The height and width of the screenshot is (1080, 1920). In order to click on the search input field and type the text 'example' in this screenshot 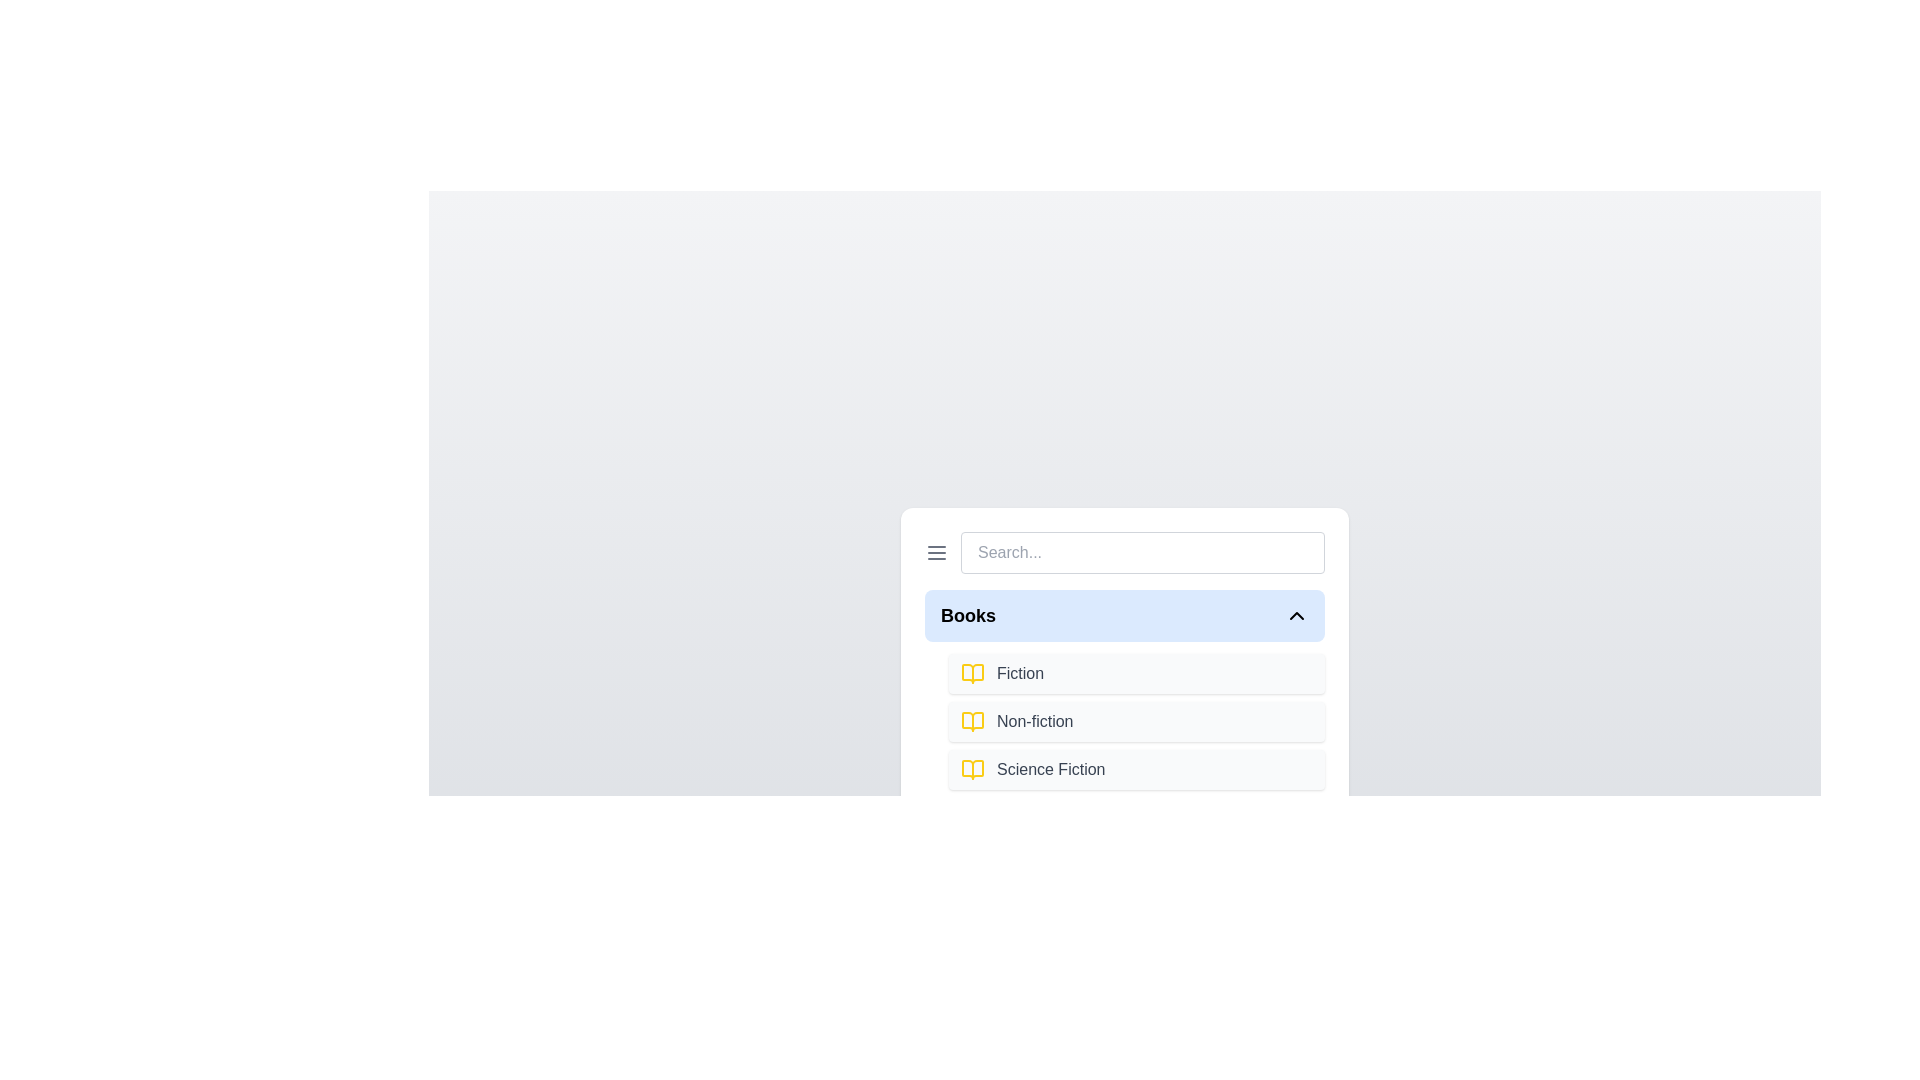, I will do `click(1142, 552)`.